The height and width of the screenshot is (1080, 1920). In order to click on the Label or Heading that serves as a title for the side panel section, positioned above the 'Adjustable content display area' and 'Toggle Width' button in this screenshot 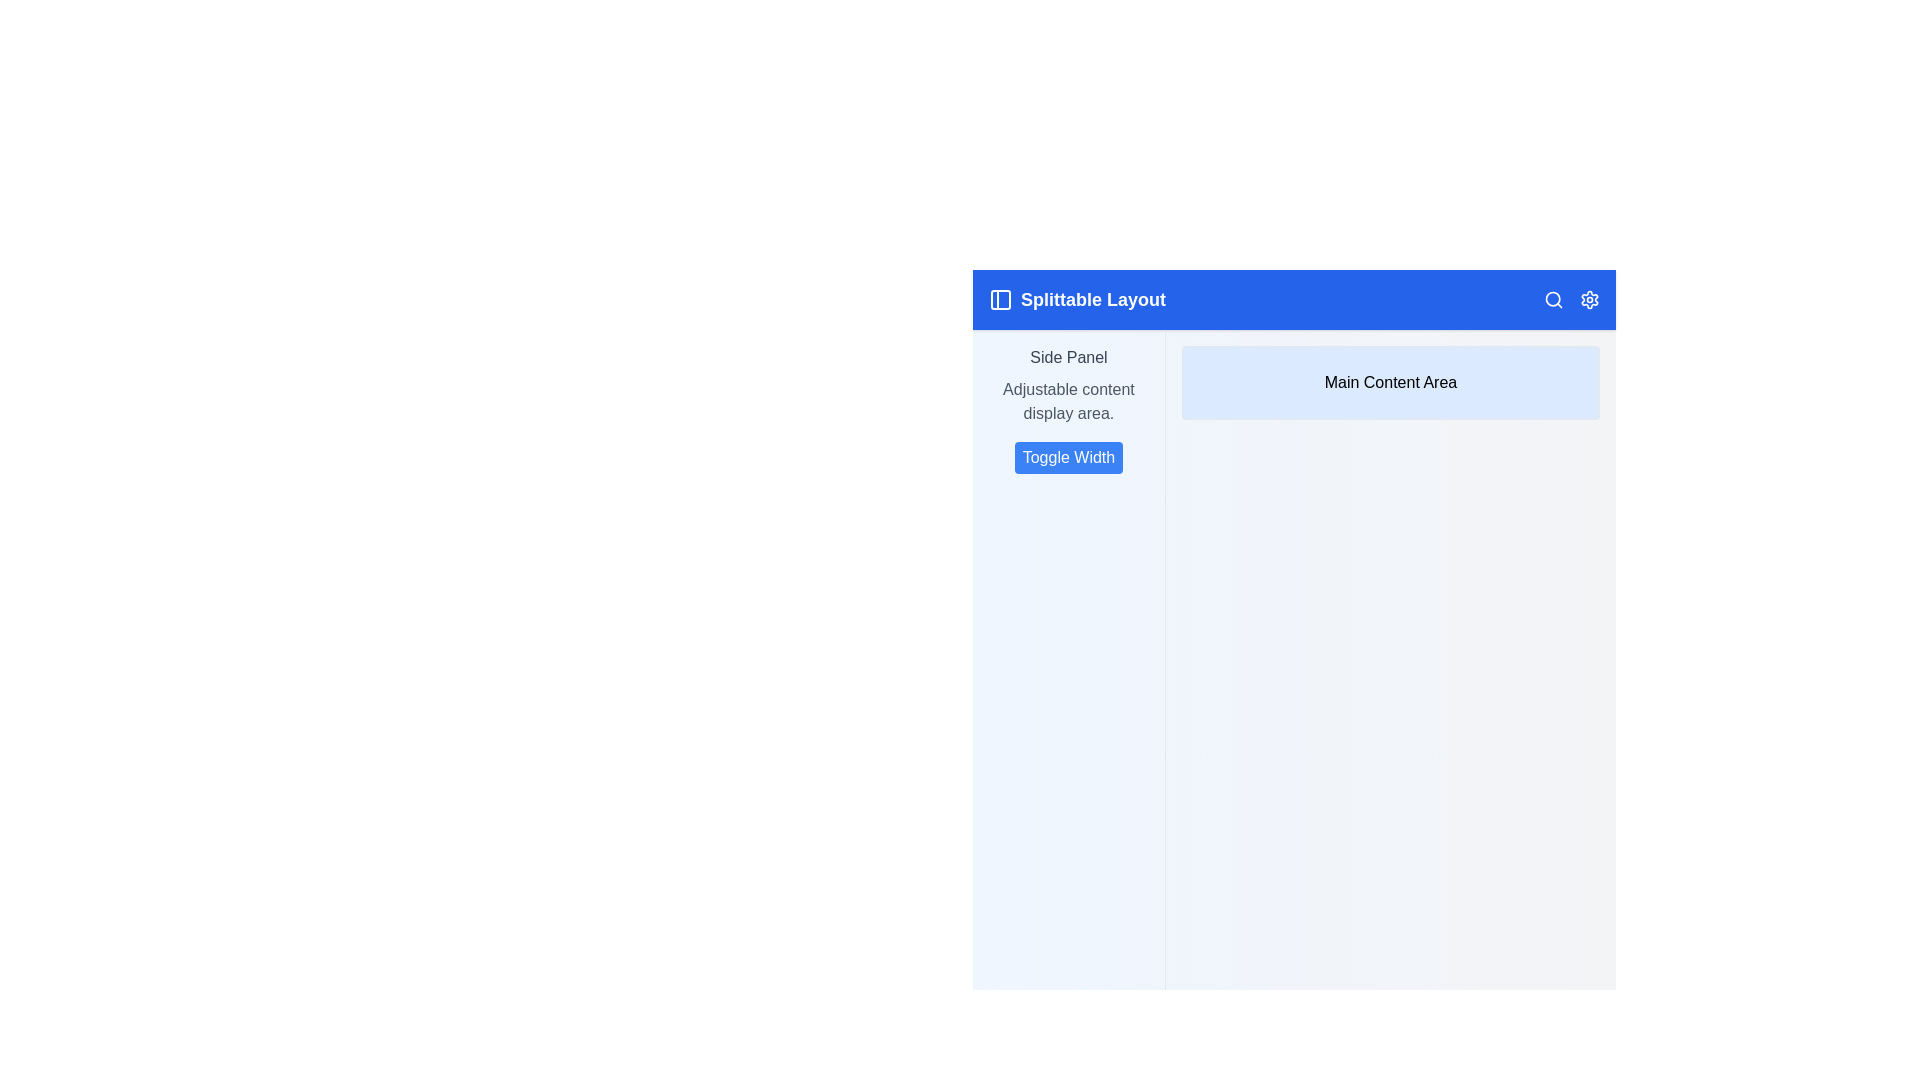, I will do `click(1067, 357)`.